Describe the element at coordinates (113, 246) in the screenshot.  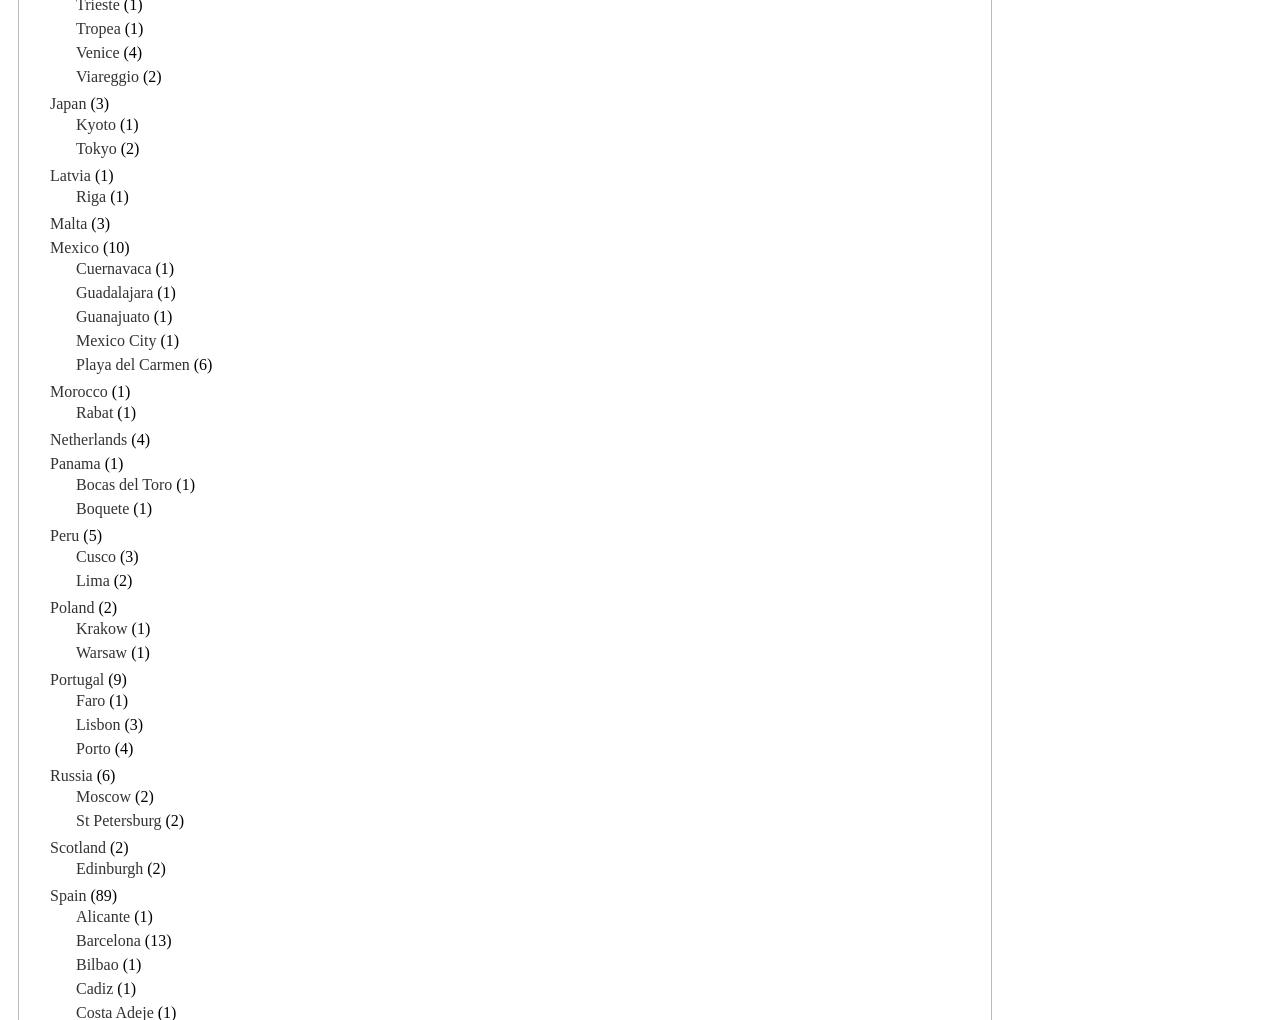
I see `'(10)'` at that location.